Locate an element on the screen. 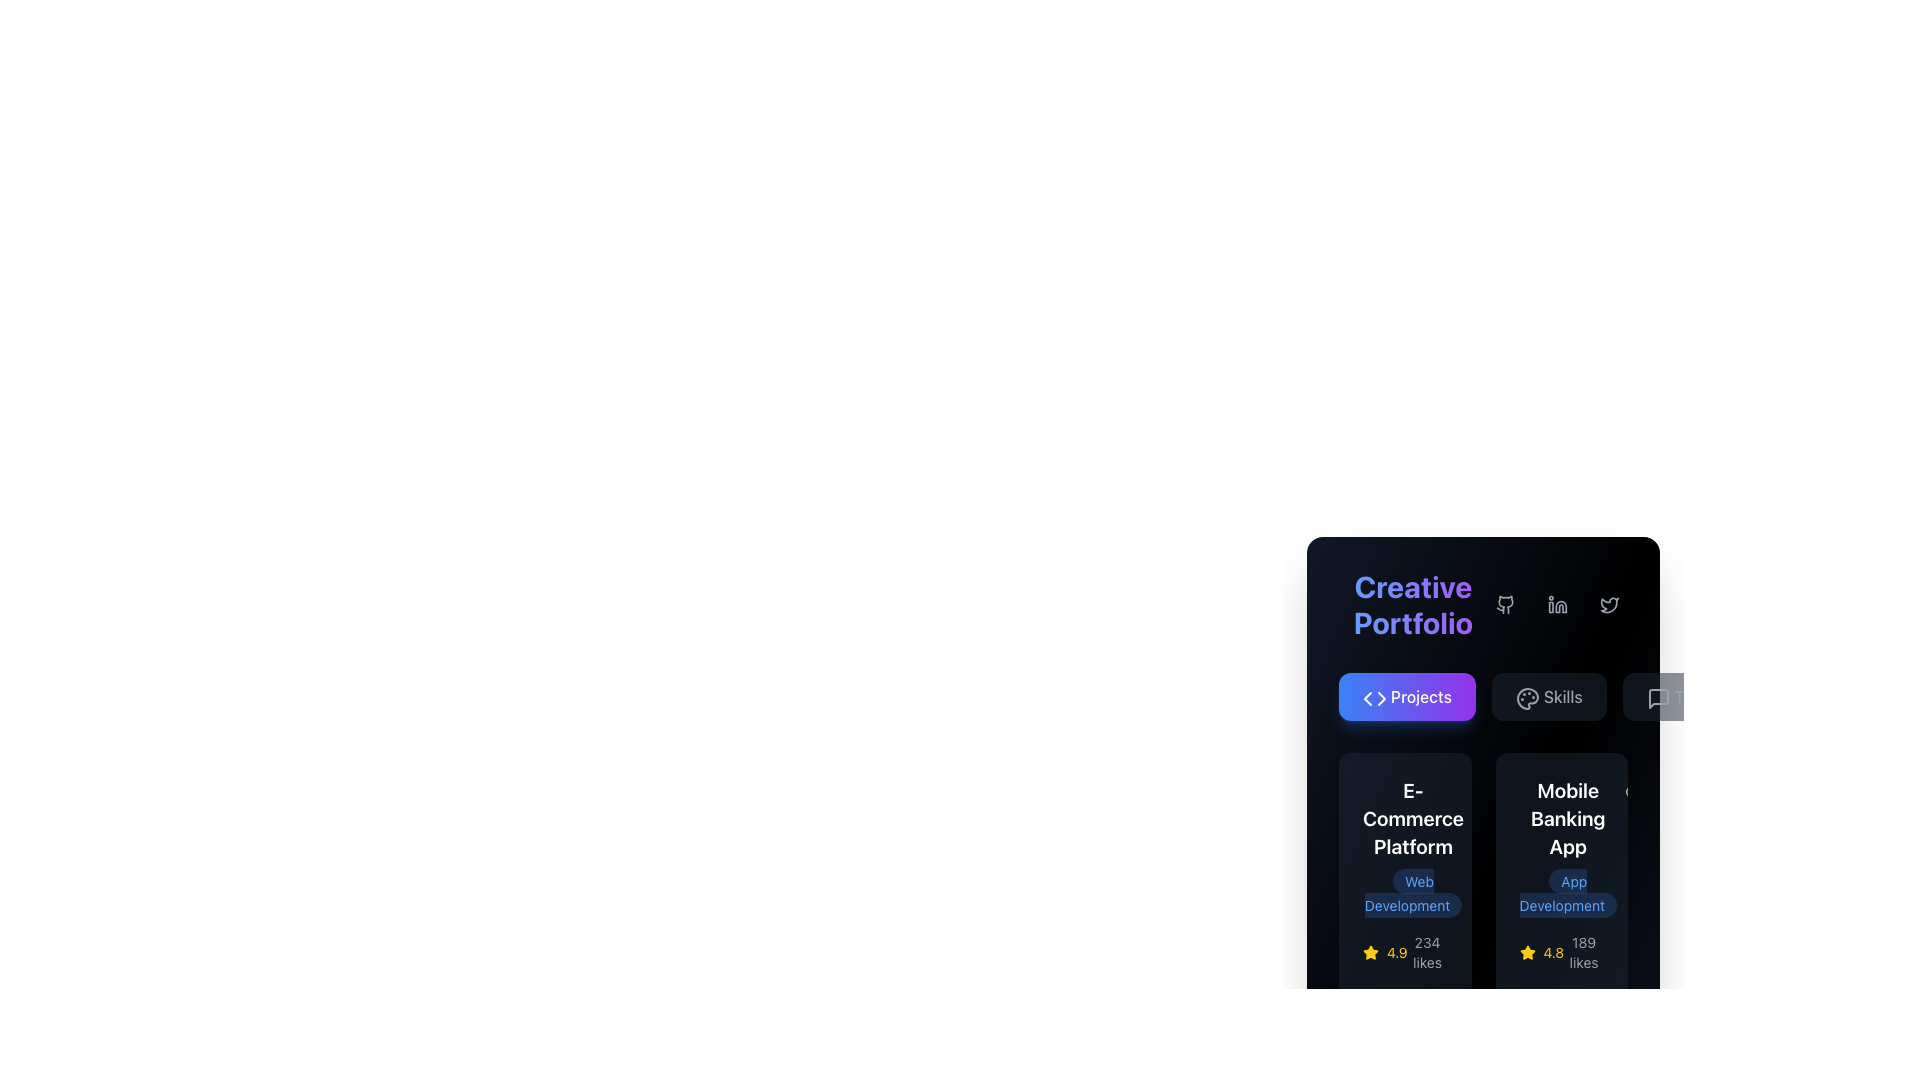  the 'Skills' text label is located at coordinates (1562, 696).